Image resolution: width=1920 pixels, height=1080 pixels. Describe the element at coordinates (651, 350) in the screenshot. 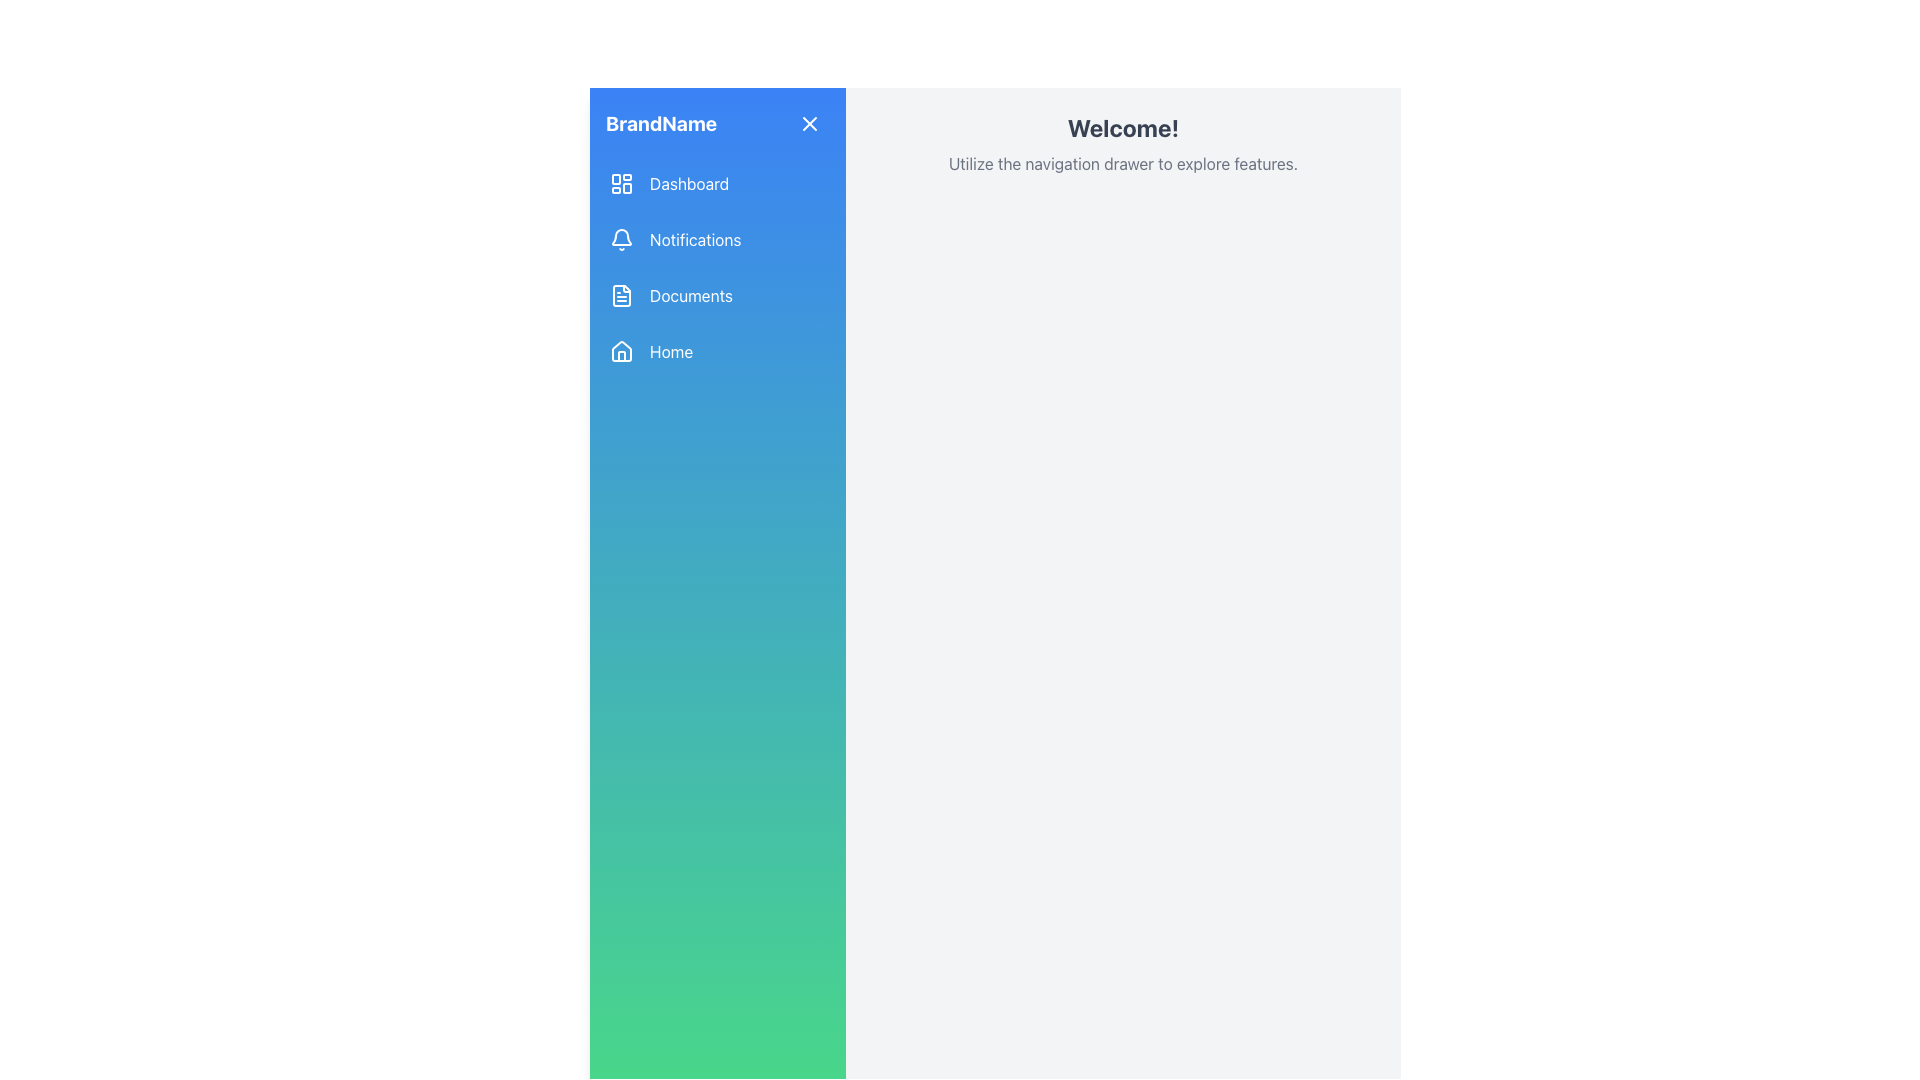

I see `the 'Home' button, which is a rounded rectangular button with a home icon on the left and the text 'Home' on the right, located in the left-side navigation pane below the 'Dashboard', 'Notifications', and 'Documents' buttons` at that location.